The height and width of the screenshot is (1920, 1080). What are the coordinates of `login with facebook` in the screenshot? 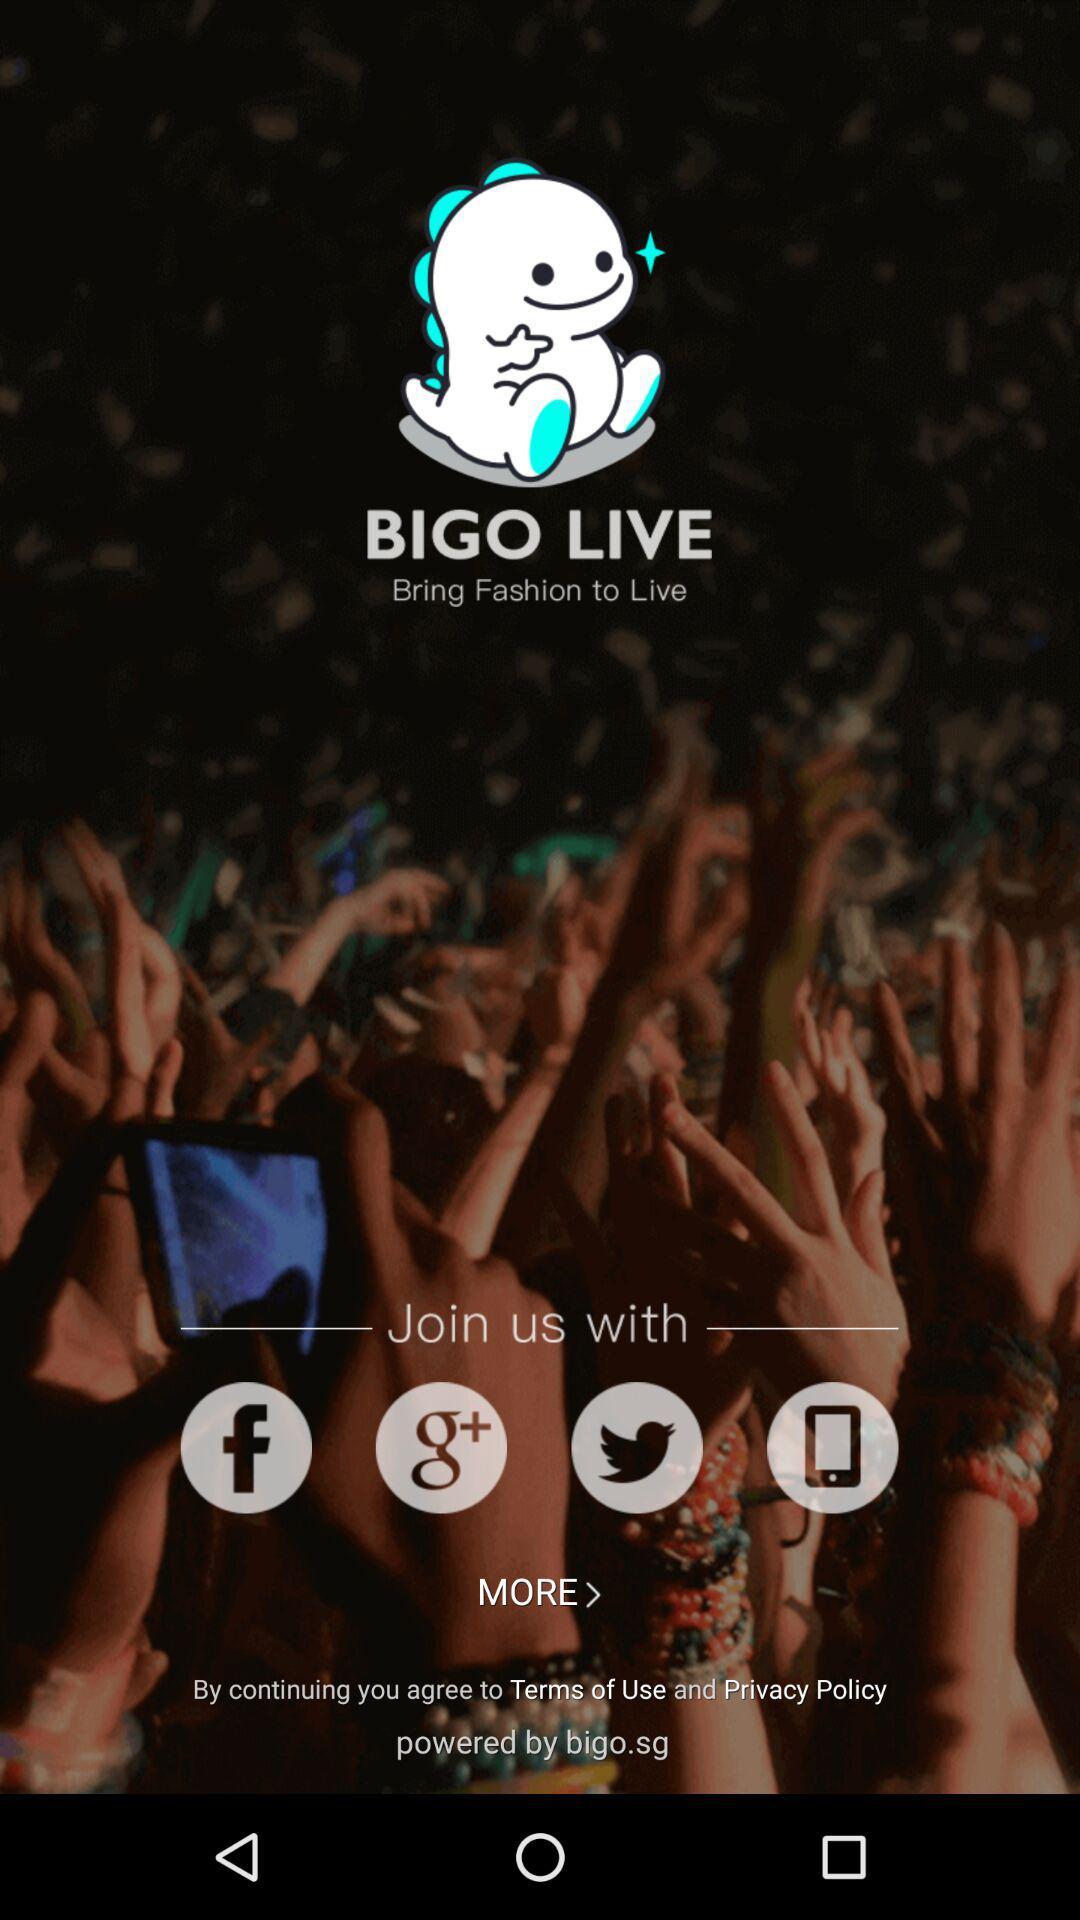 It's located at (245, 1447).